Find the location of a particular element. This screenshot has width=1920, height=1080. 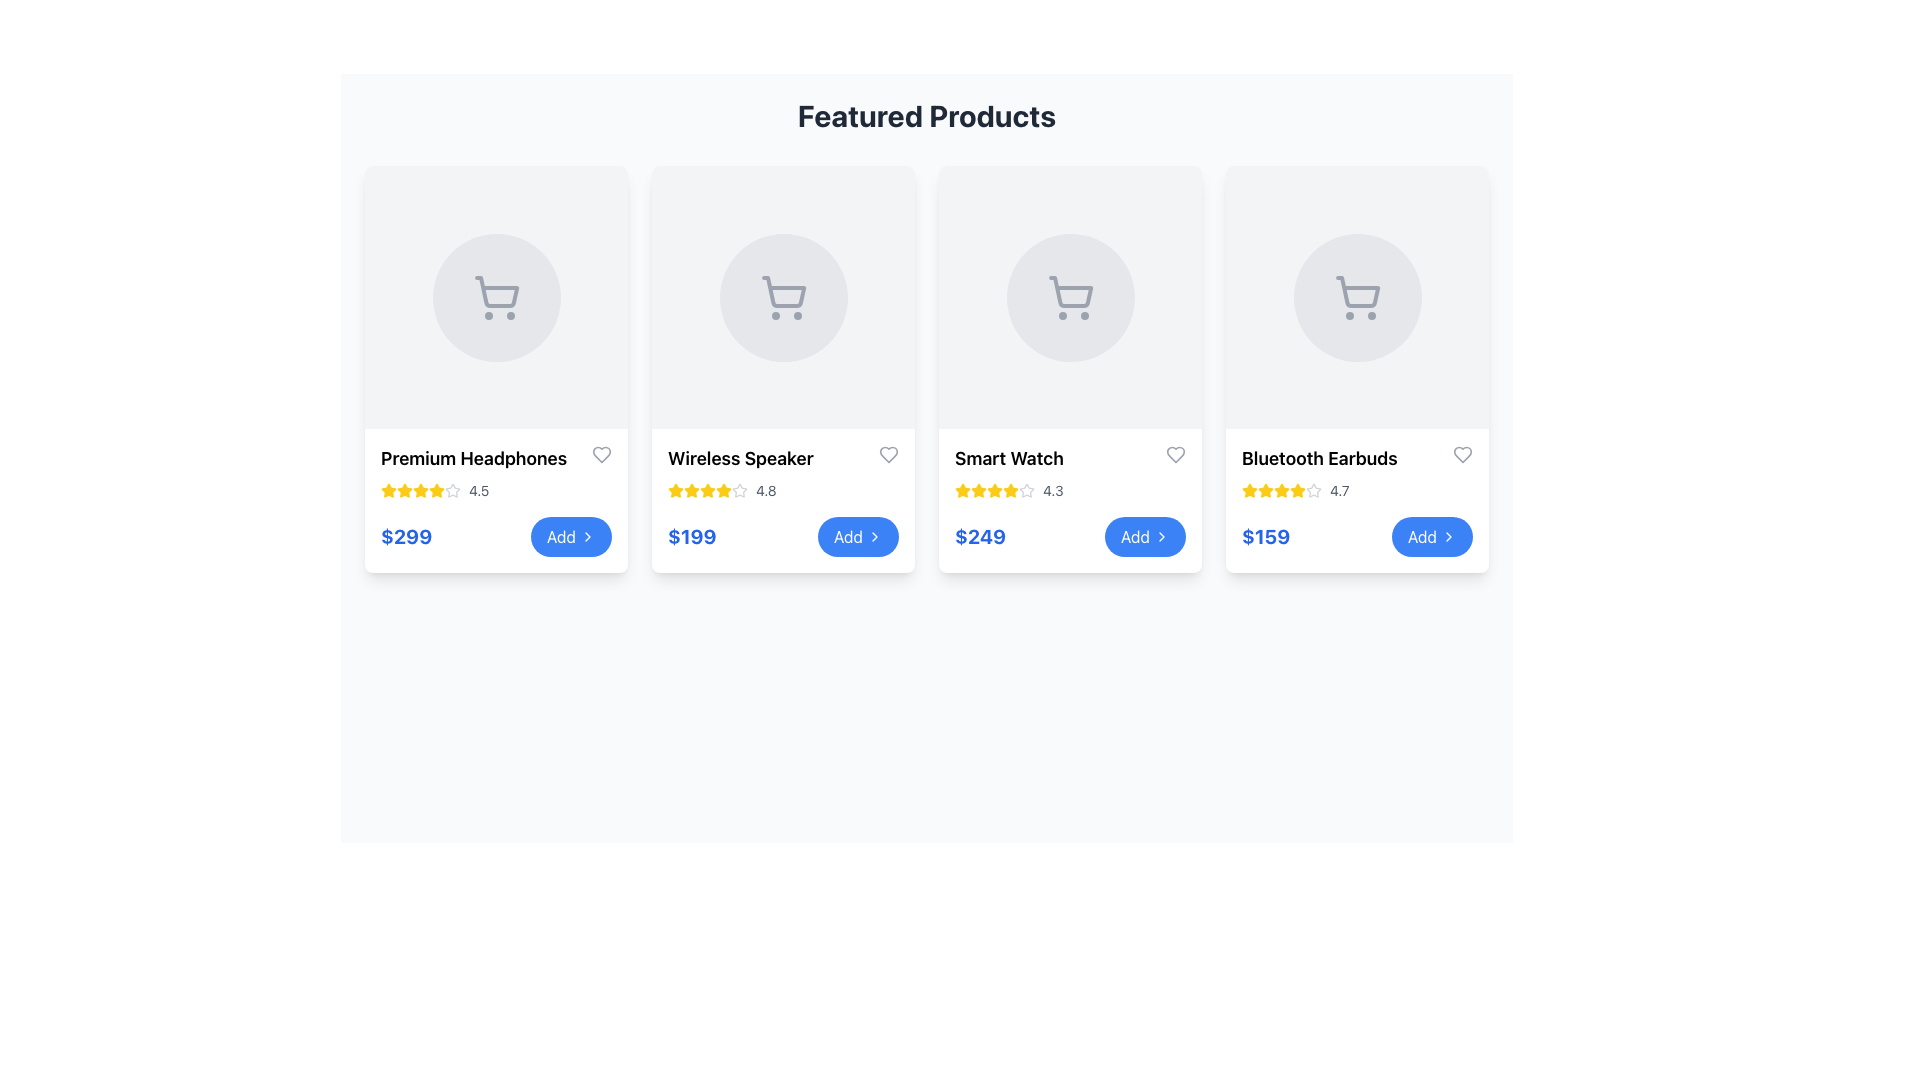

the 'Add' button in the third product card under the 'Smart Watch' section is located at coordinates (1069, 535).